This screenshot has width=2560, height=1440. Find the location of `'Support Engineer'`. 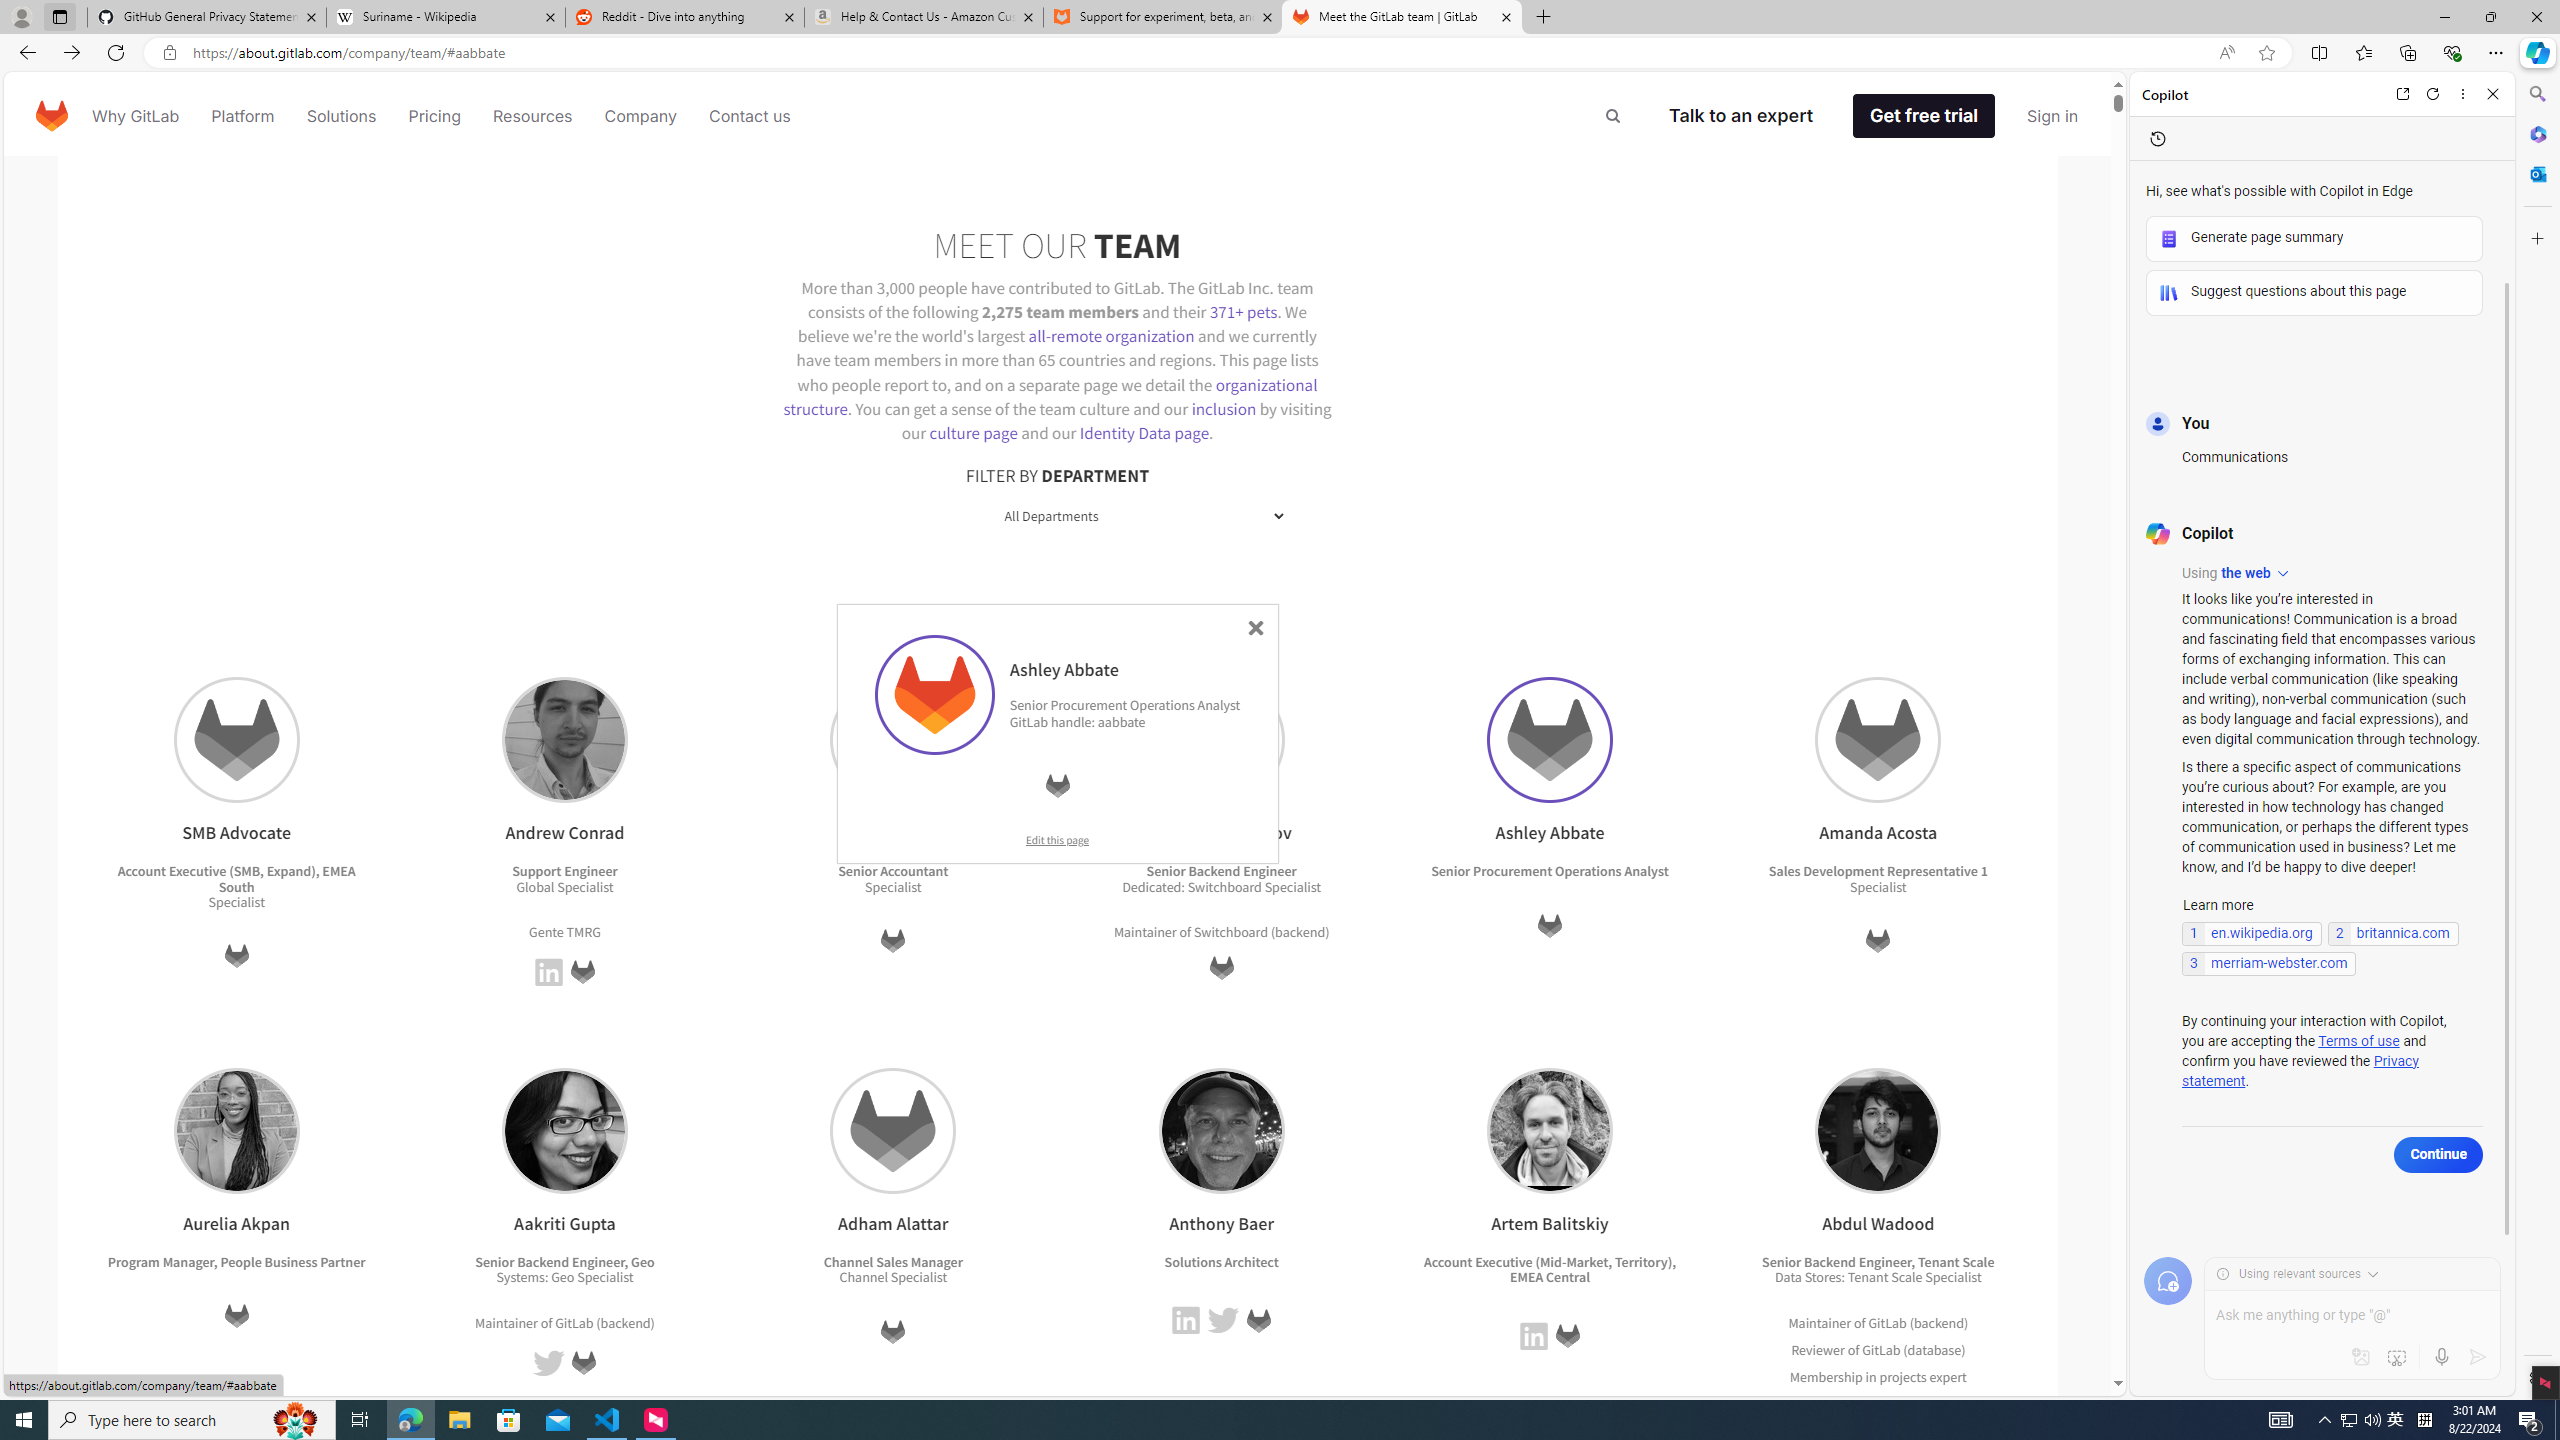

'Support Engineer' is located at coordinates (563, 870).